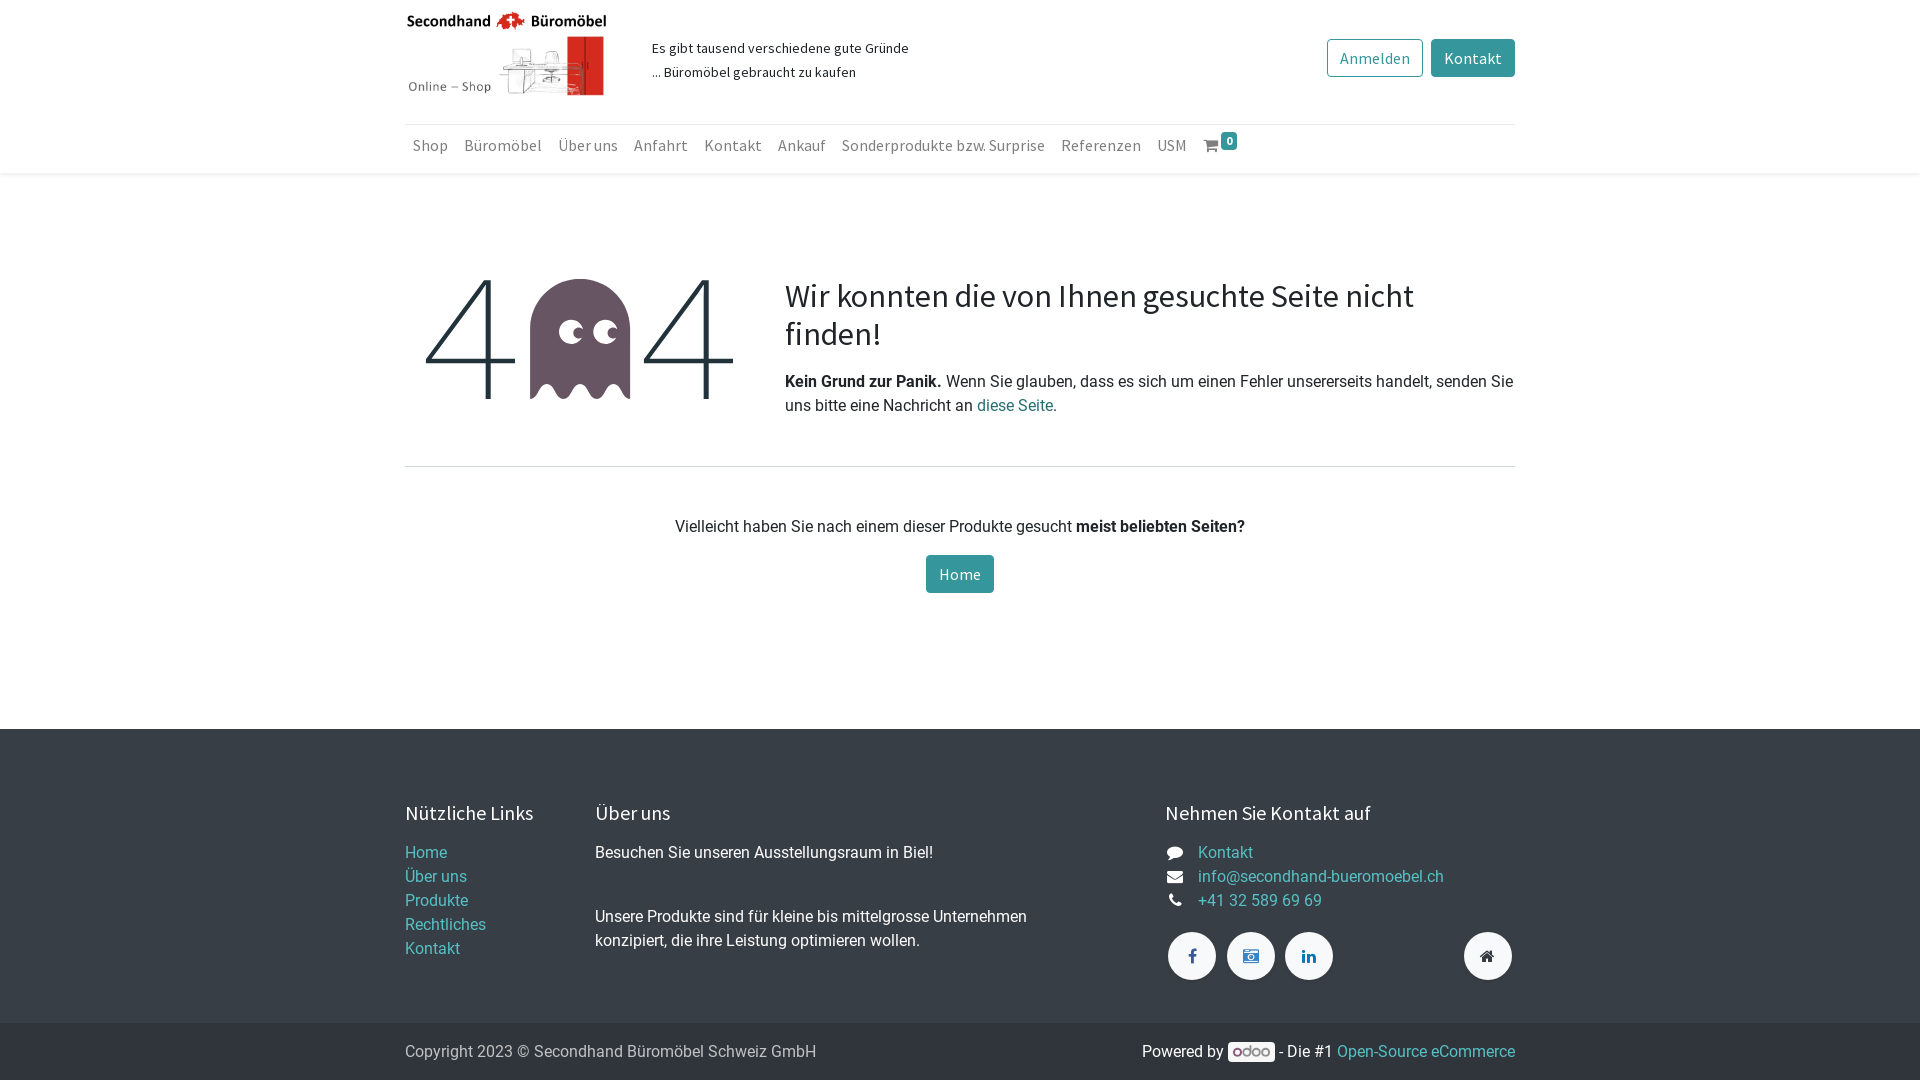 Image resolution: width=1920 pixels, height=1080 pixels. I want to click on '+41 32 589 69 69', so click(1198, 900).